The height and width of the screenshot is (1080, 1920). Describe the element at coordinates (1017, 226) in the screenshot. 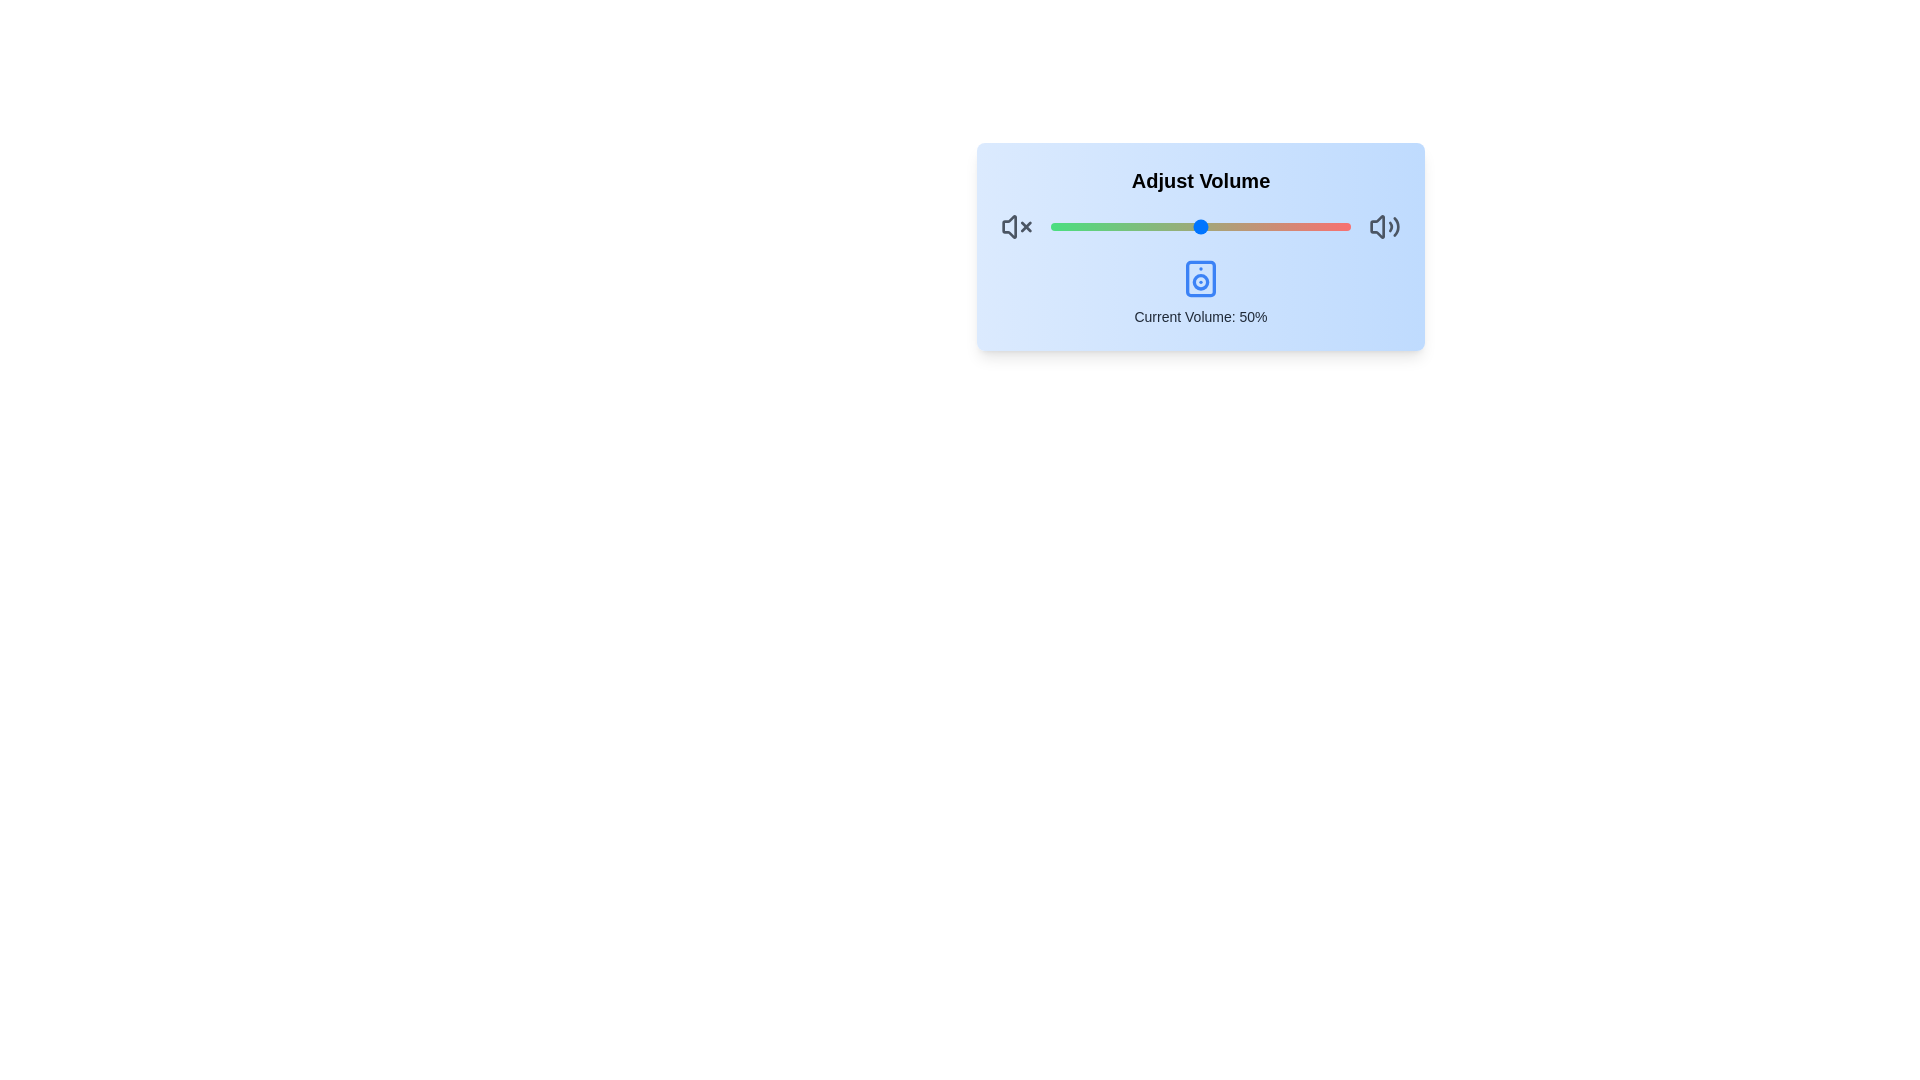

I see `the mute icon to mute the volume` at that location.